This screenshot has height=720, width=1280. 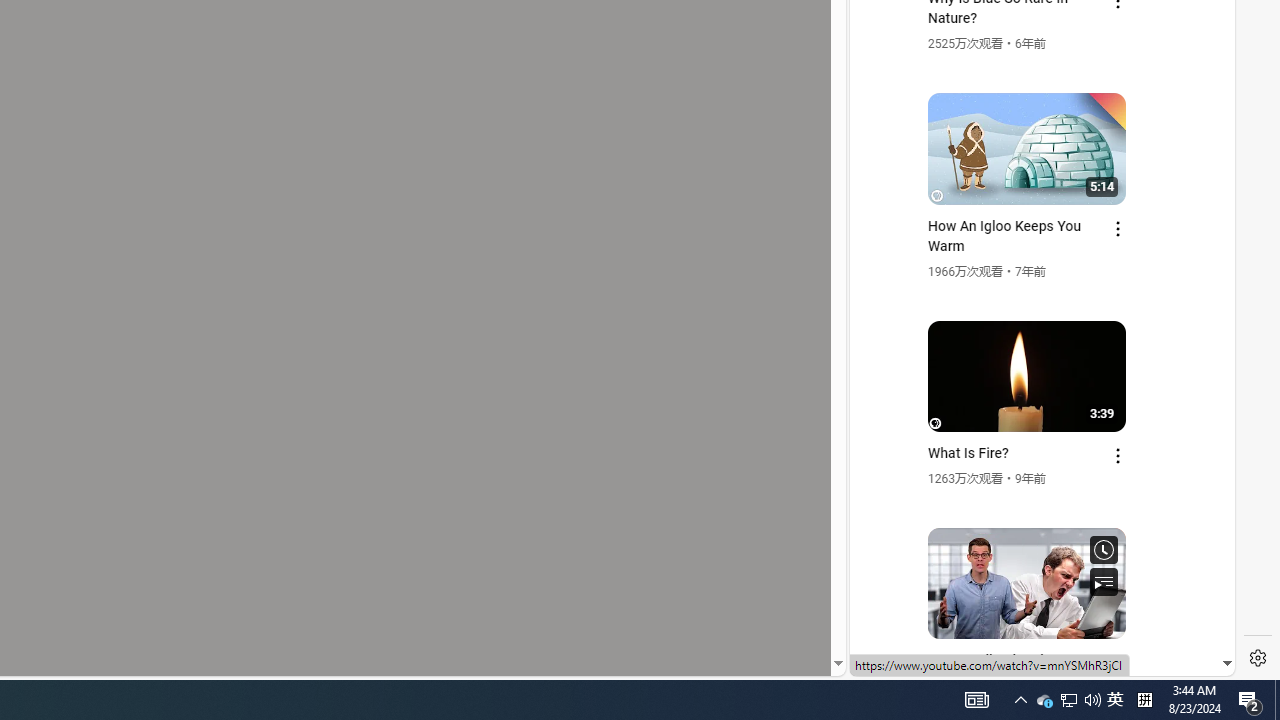 I want to click on 'you', so click(x=1034, y=608).